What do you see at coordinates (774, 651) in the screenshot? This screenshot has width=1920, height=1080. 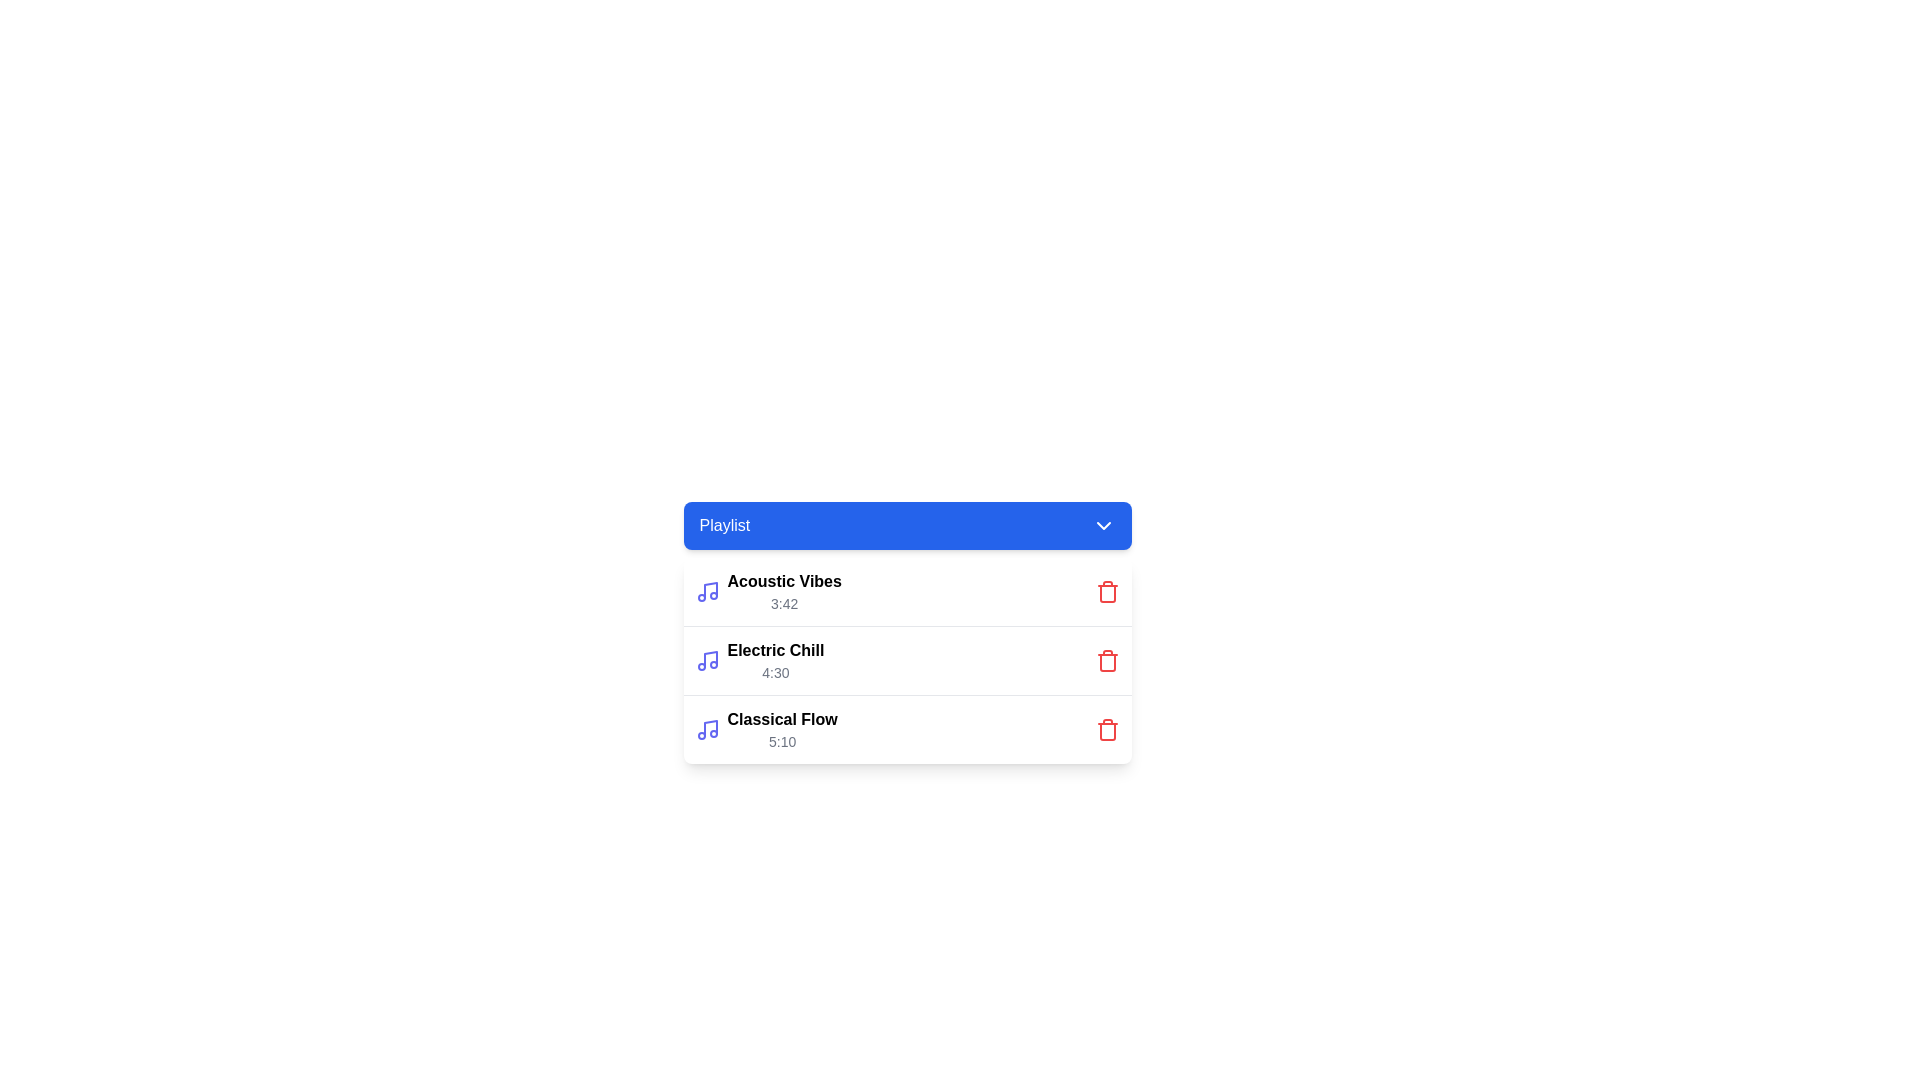 I see `the Text Label displaying 'Electric Chill' which is styled in bold font and serves as a header above the smaller text '4:30'` at bounding box center [774, 651].